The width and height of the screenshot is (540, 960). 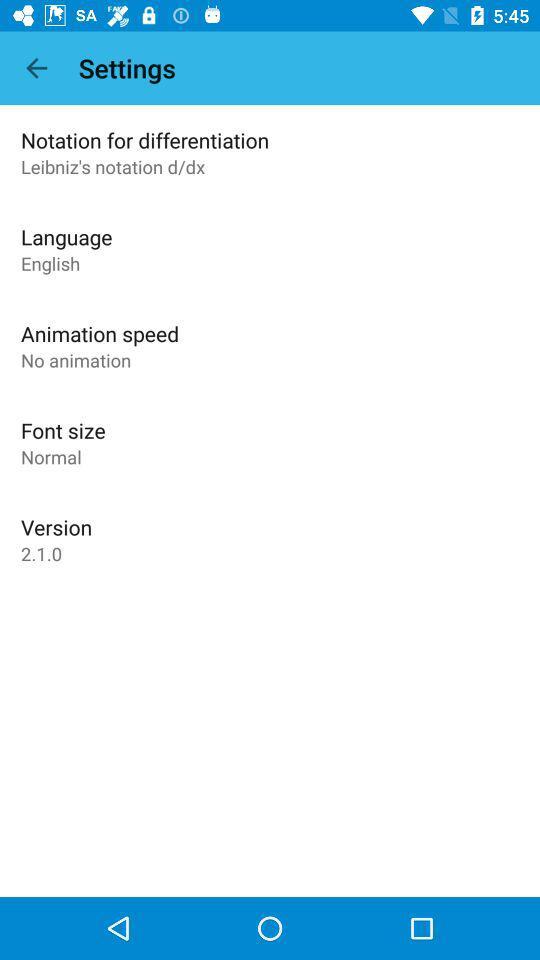 What do you see at coordinates (113, 165) in the screenshot?
I see `app below notation for differentiation` at bounding box center [113, 165].